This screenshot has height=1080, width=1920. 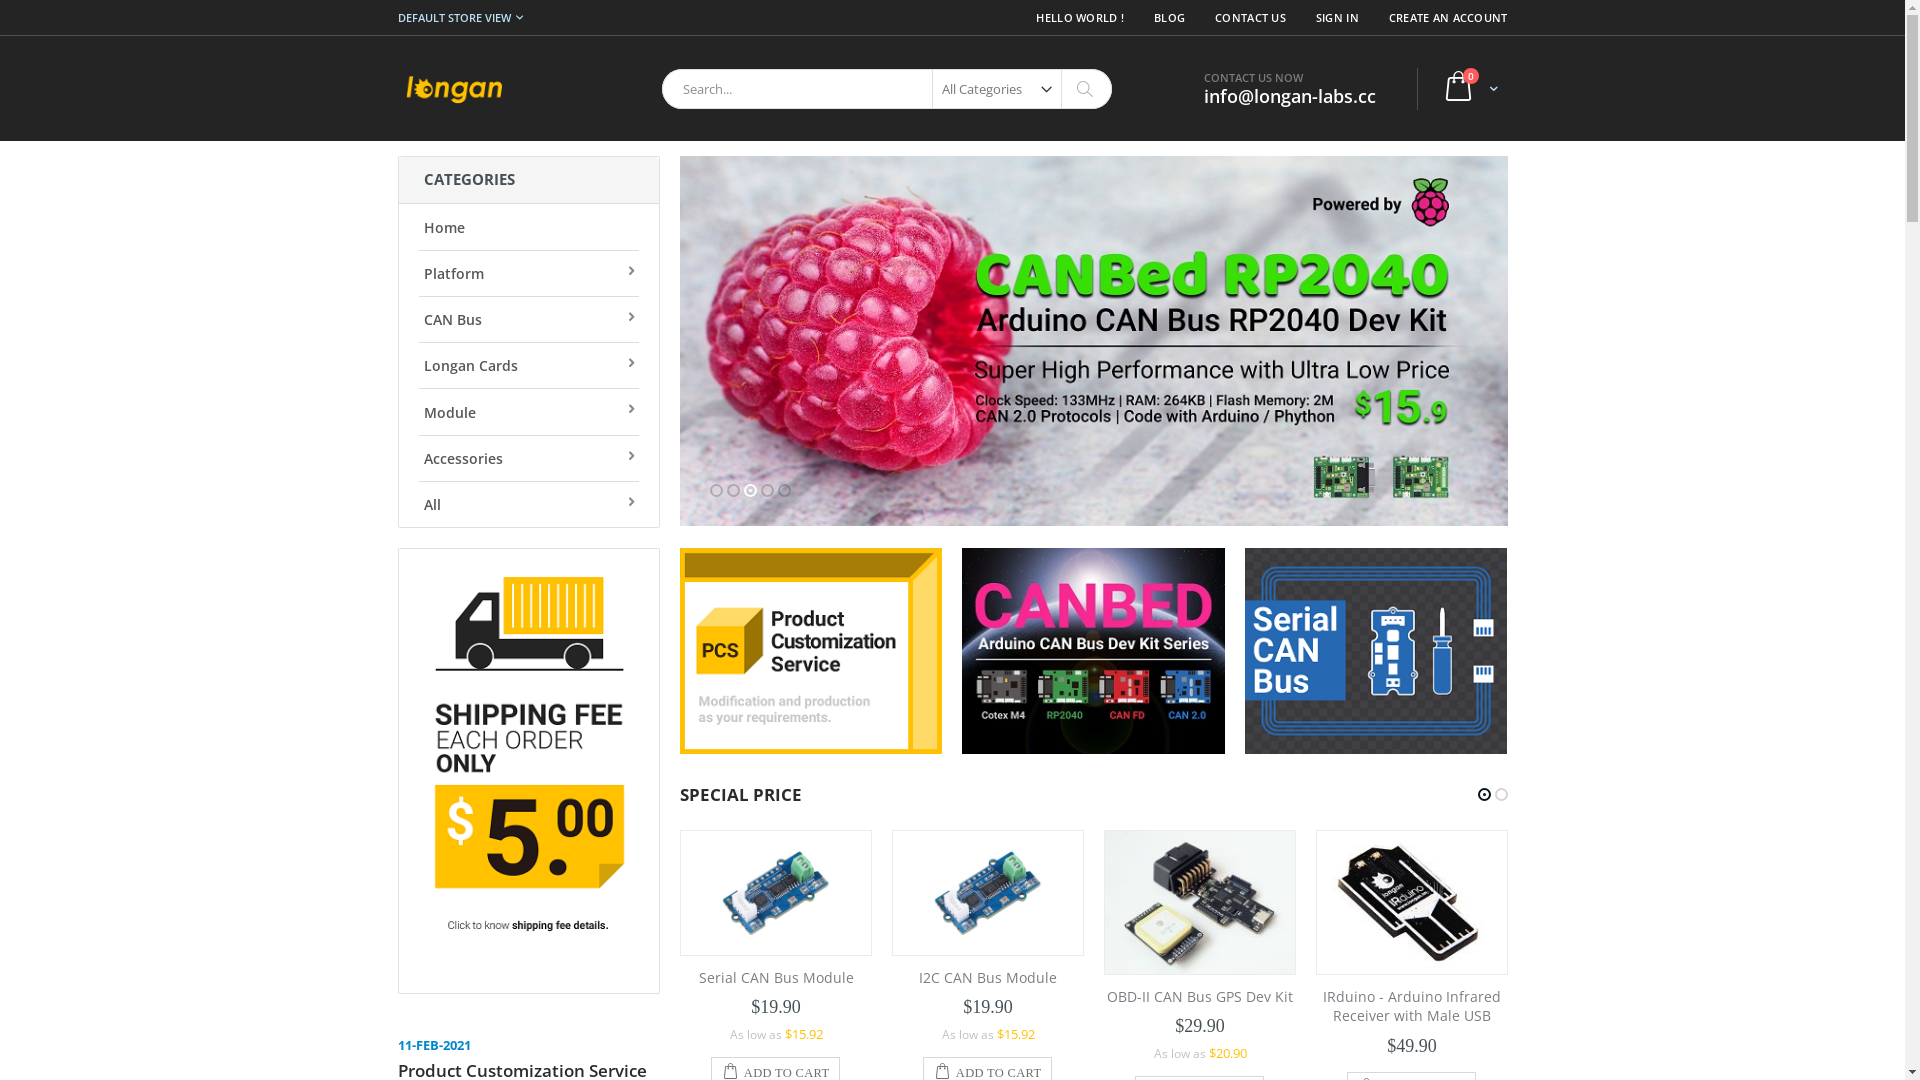 What do you see at coordinates (416, 318) in the screenshot?
I see `'CAN Bus'` at bounding box center [416, 318].